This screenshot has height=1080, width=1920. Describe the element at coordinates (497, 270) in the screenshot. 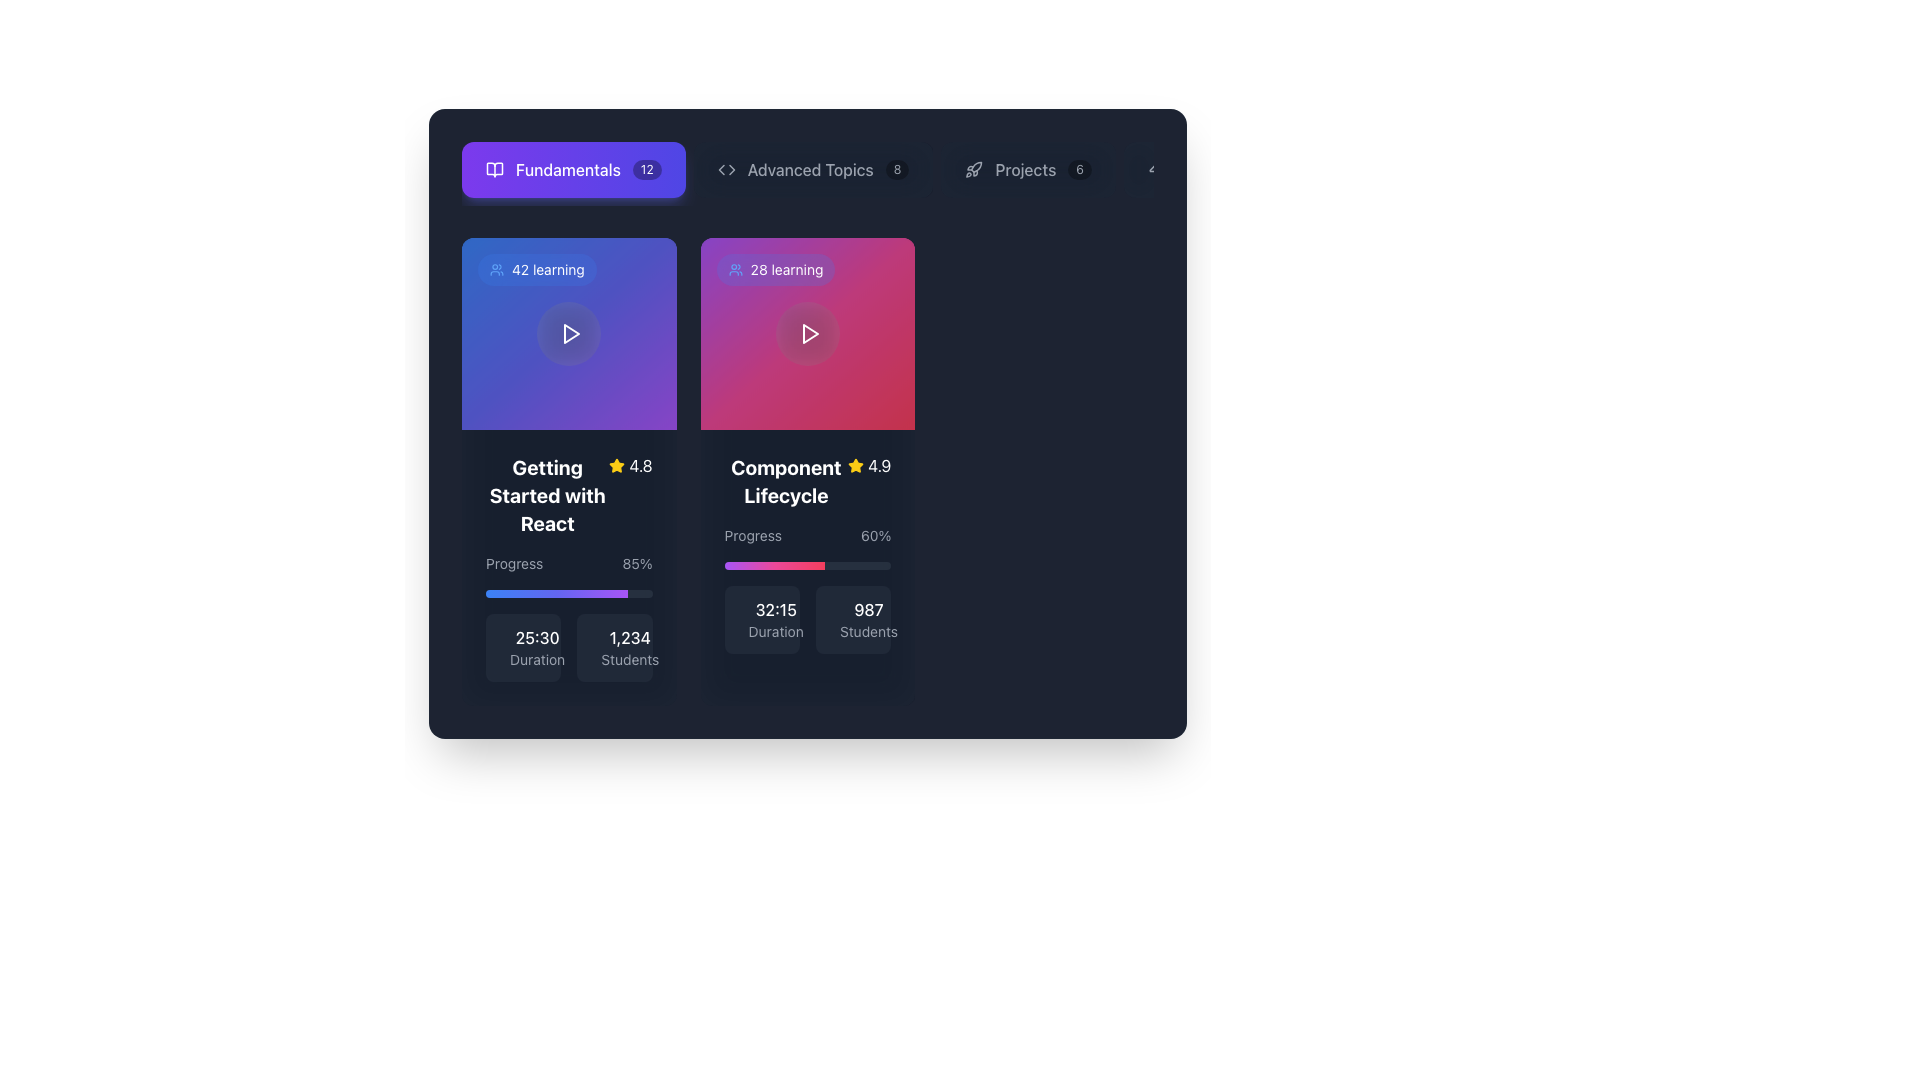

I see `the user group icon located within the '42 learning' badge on the 'Getting Started with React' card, which features rounded outlines of two figures` at that location.